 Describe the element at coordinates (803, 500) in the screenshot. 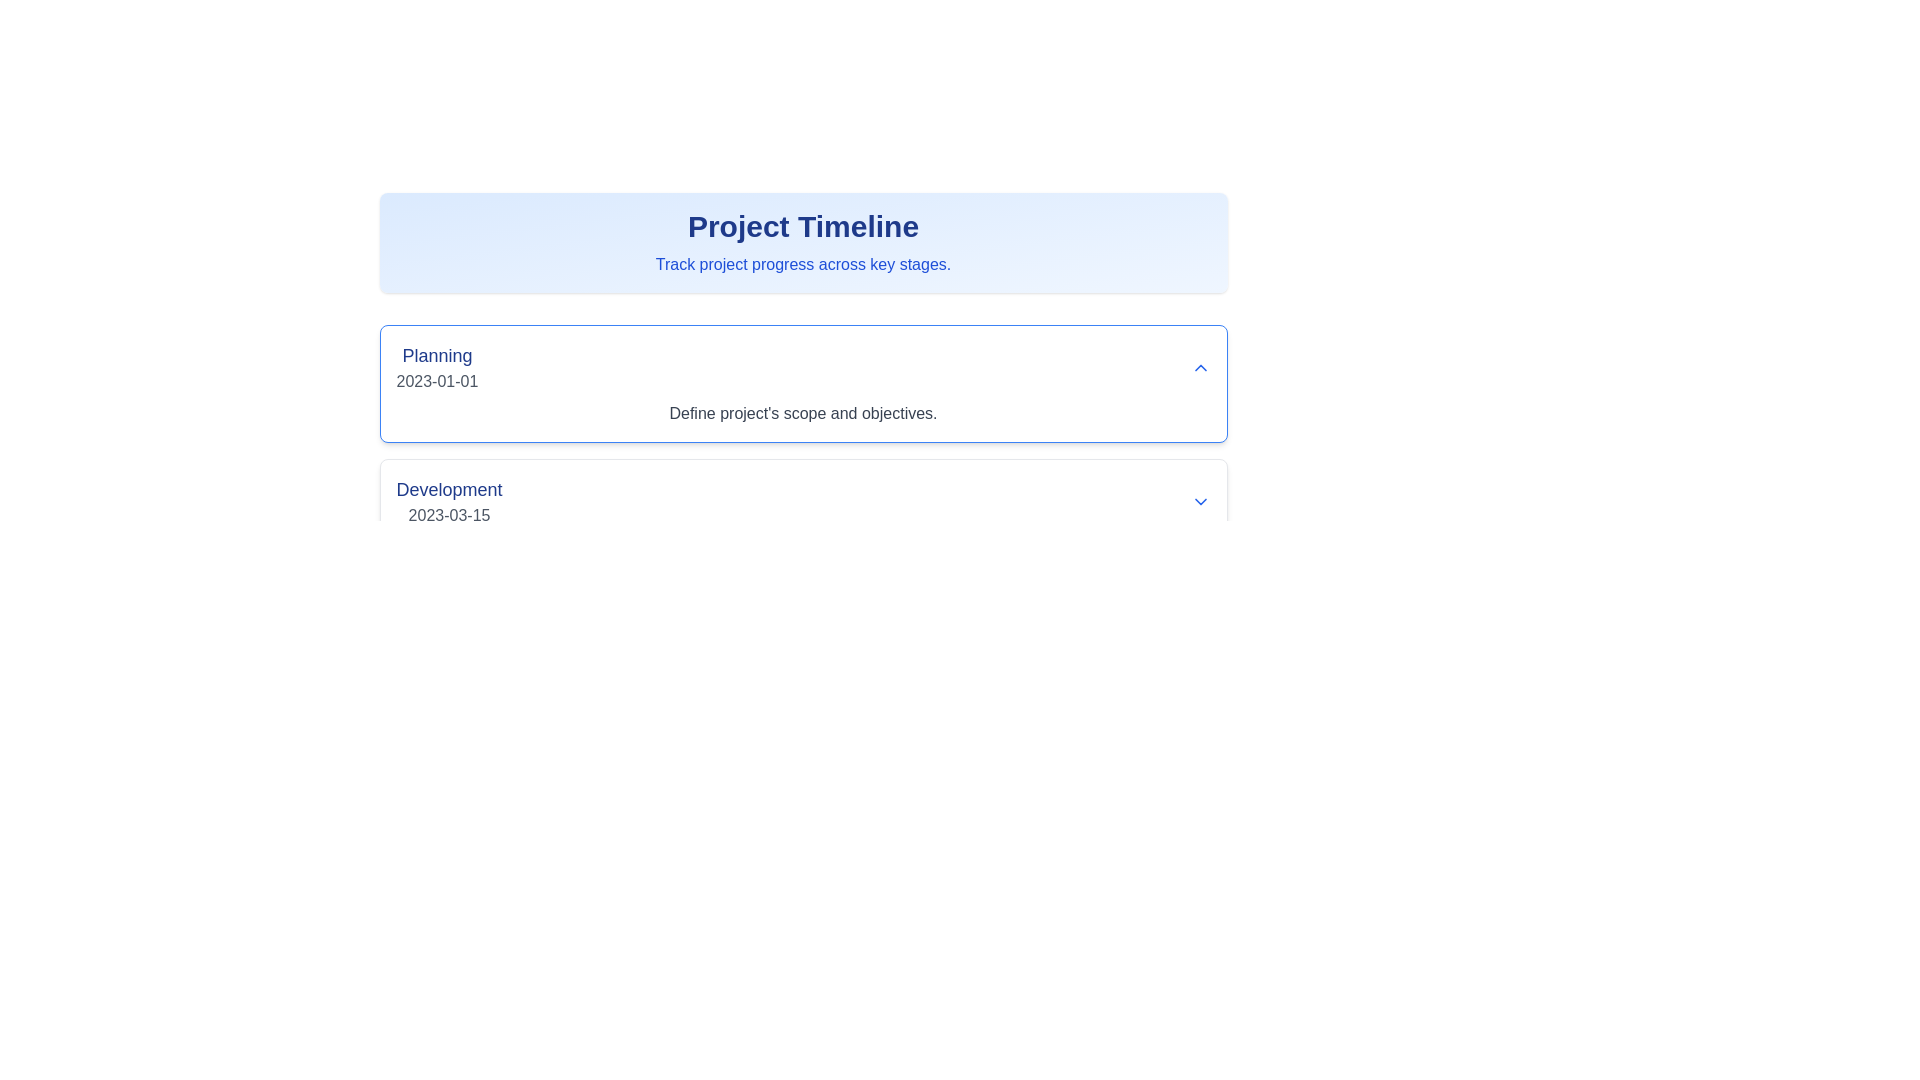

I see `the 'Development' card element` at that location.